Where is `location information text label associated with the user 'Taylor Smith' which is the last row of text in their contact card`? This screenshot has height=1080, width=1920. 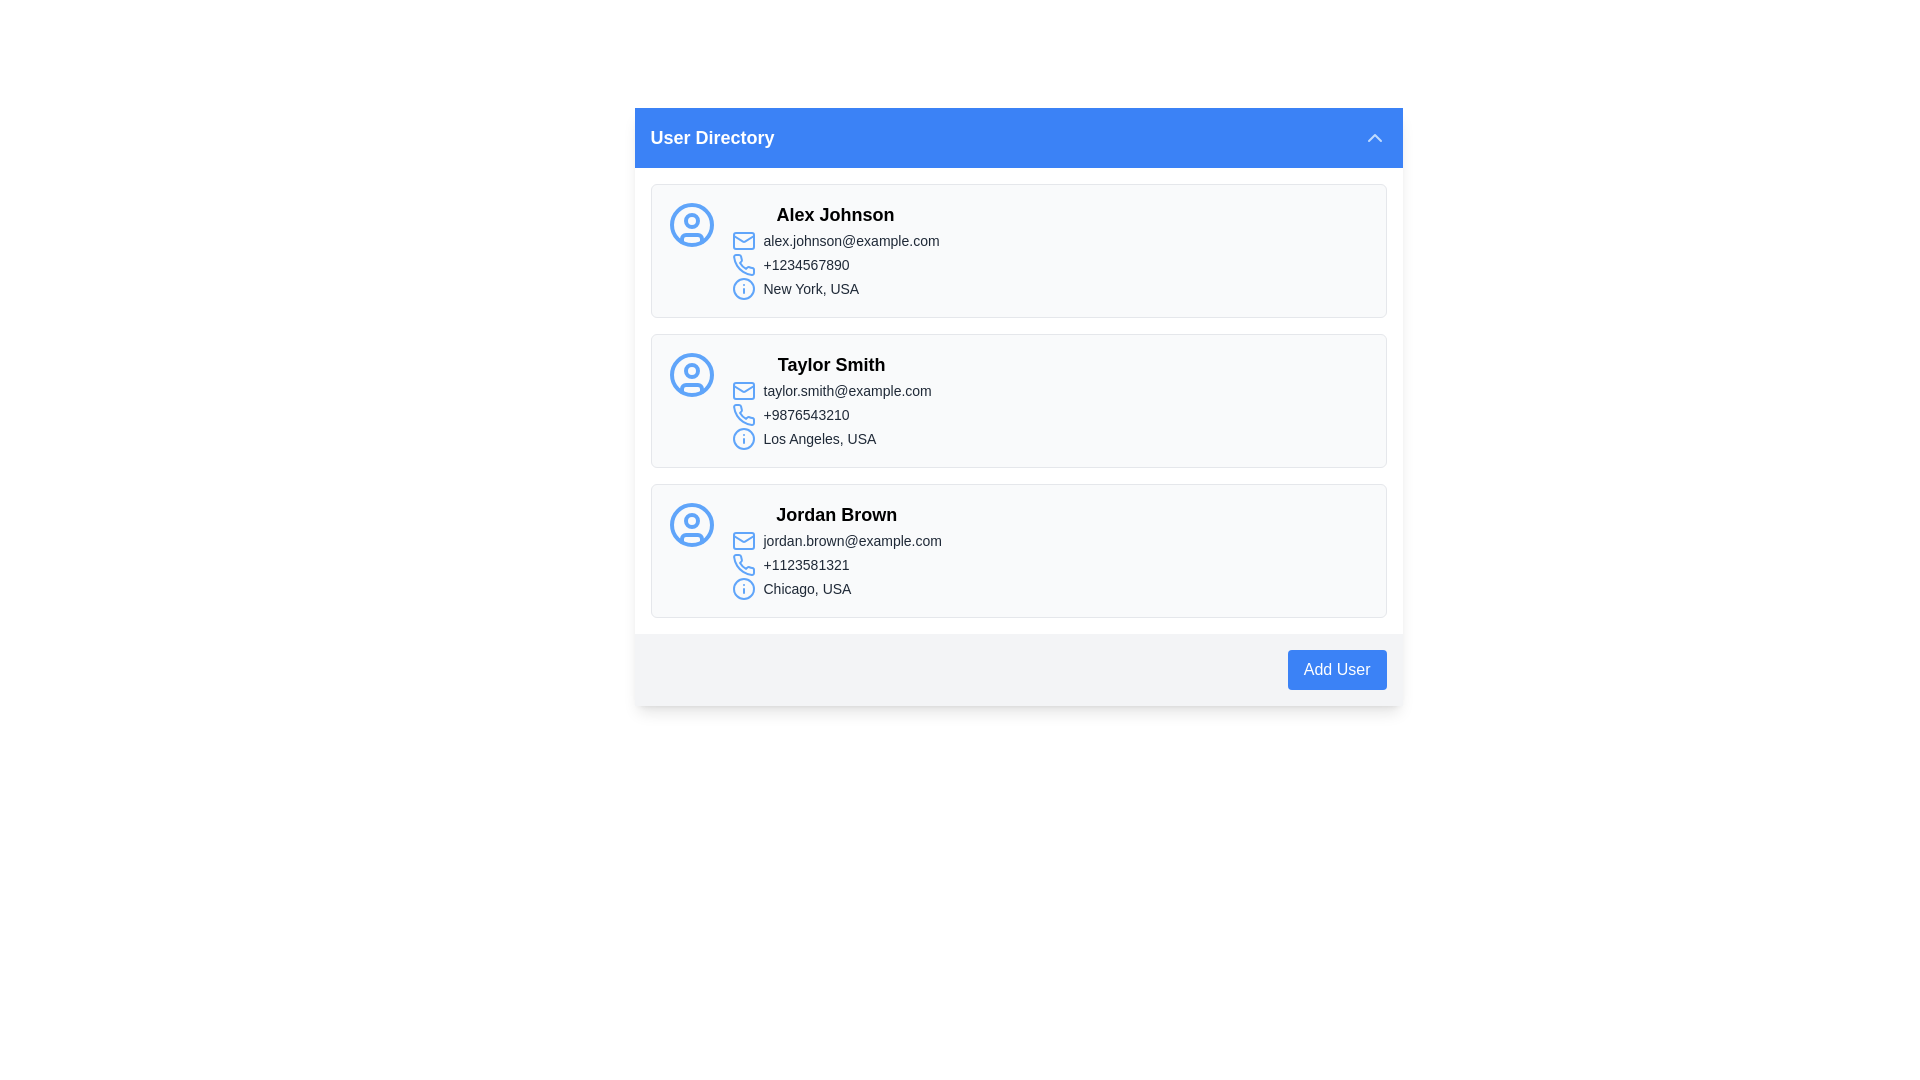
location information text label associated with the user 'Taylor Smith' which is the last row of text in their contact card is located at coordinates (831, 438).